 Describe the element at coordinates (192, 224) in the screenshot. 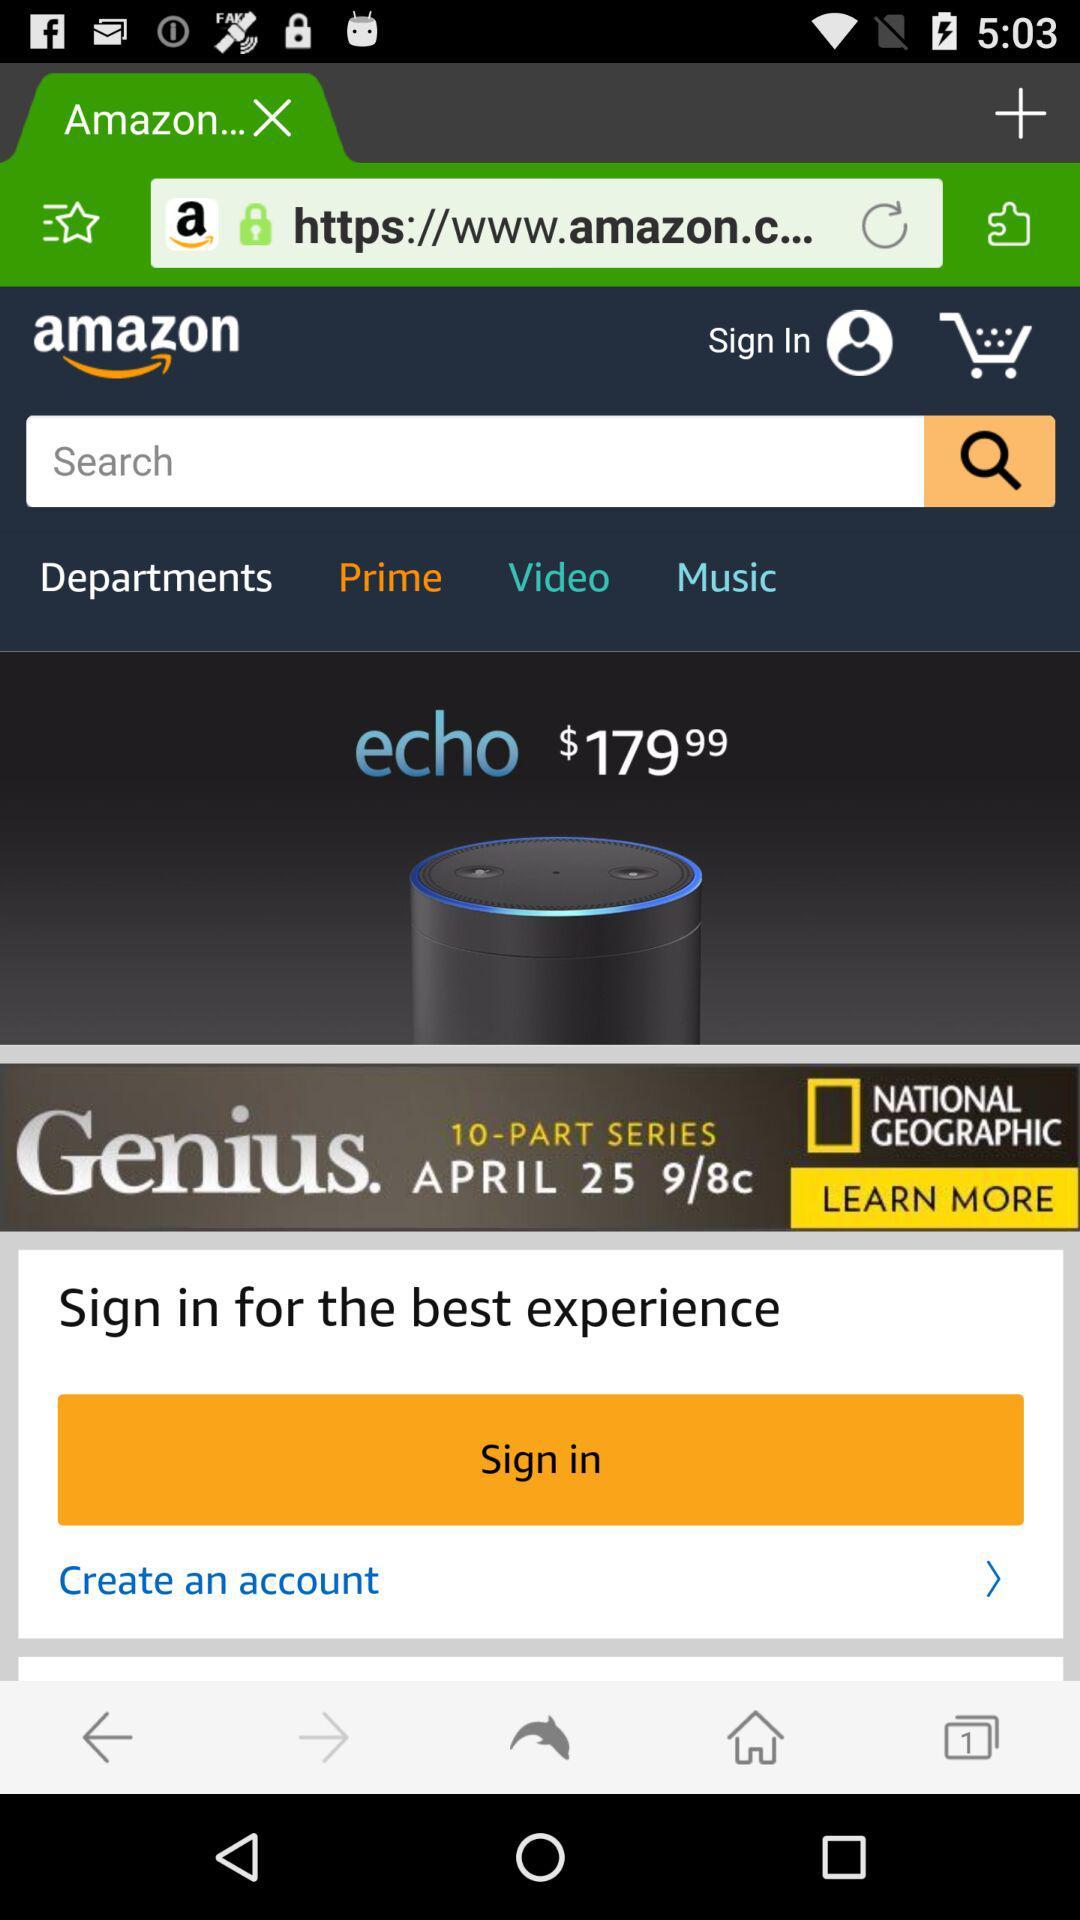

I see `amazon option` at that location.